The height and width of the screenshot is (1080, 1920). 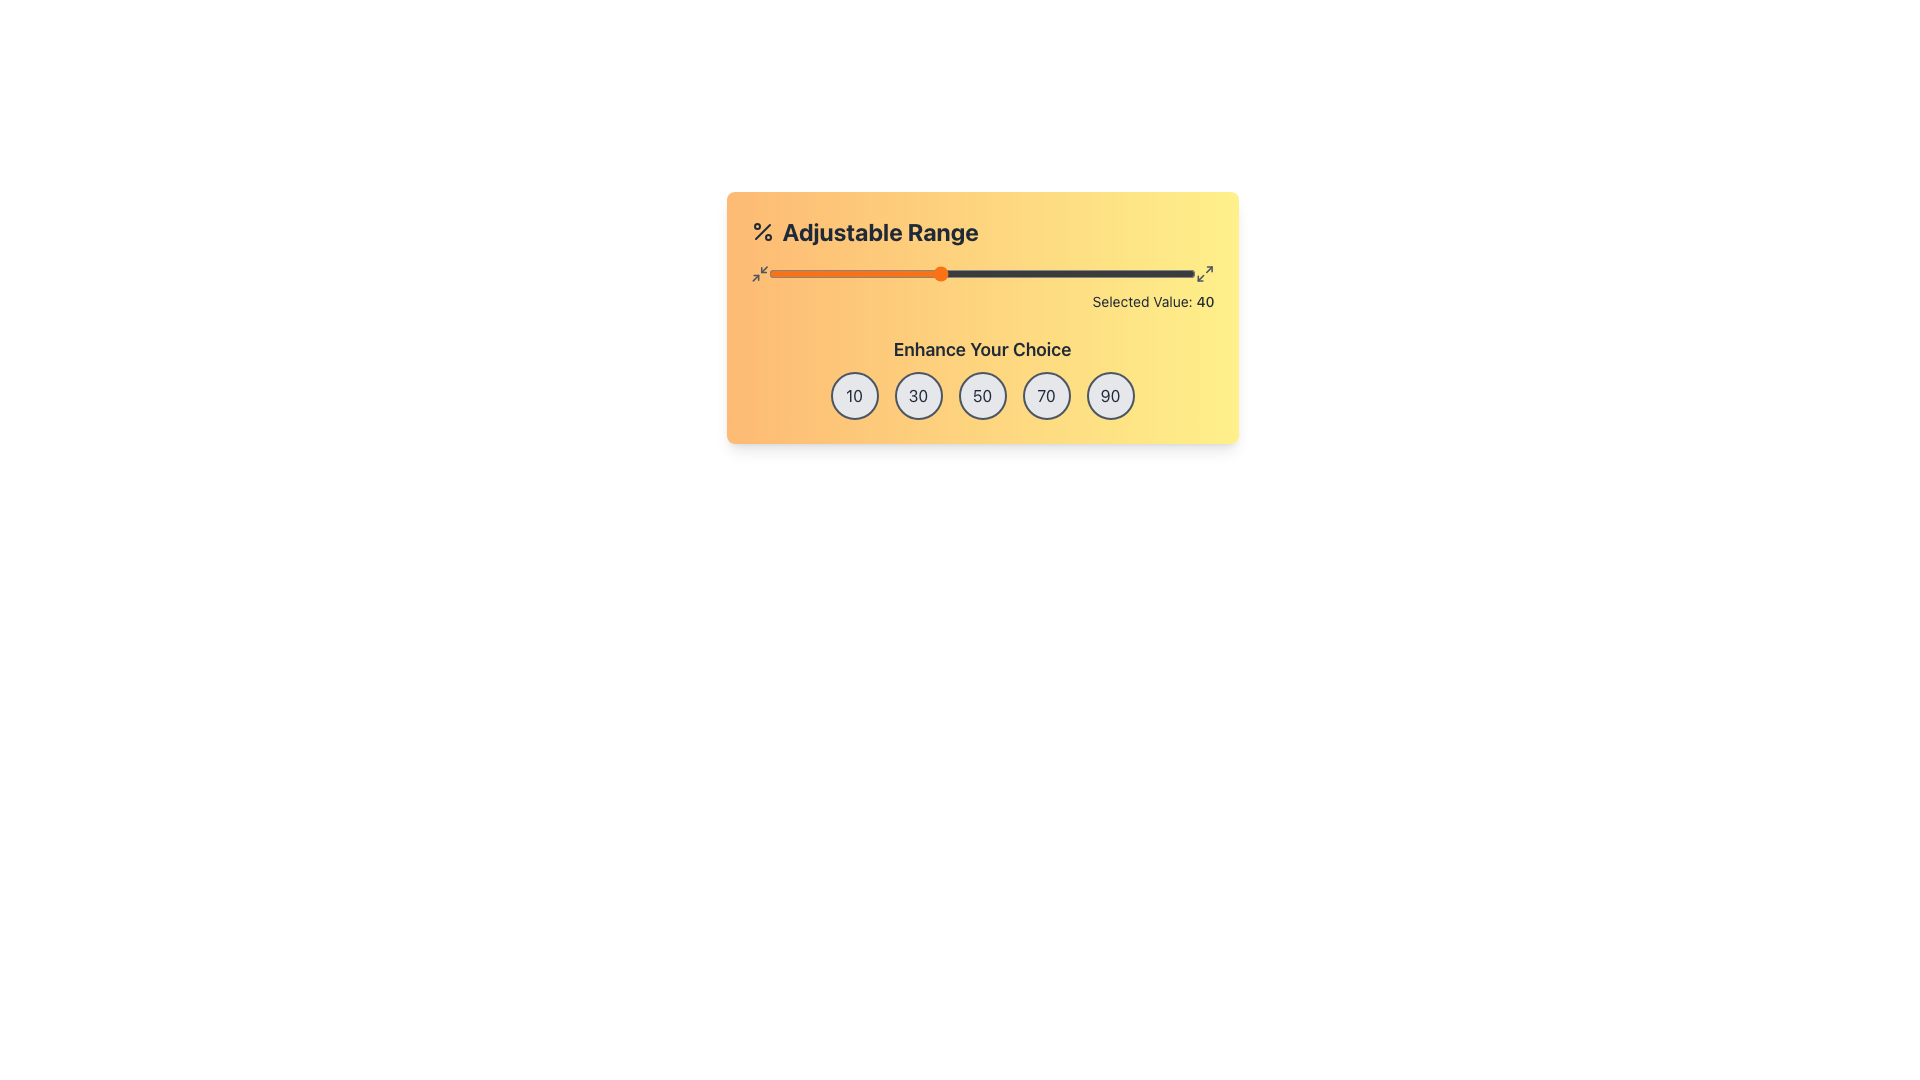 What do you see at coordinates (982, 396) in the screenshot?
I see `the third circular button from the left, which allows selection of the value '50', located below the slider component` at bounding box center [982, 396].